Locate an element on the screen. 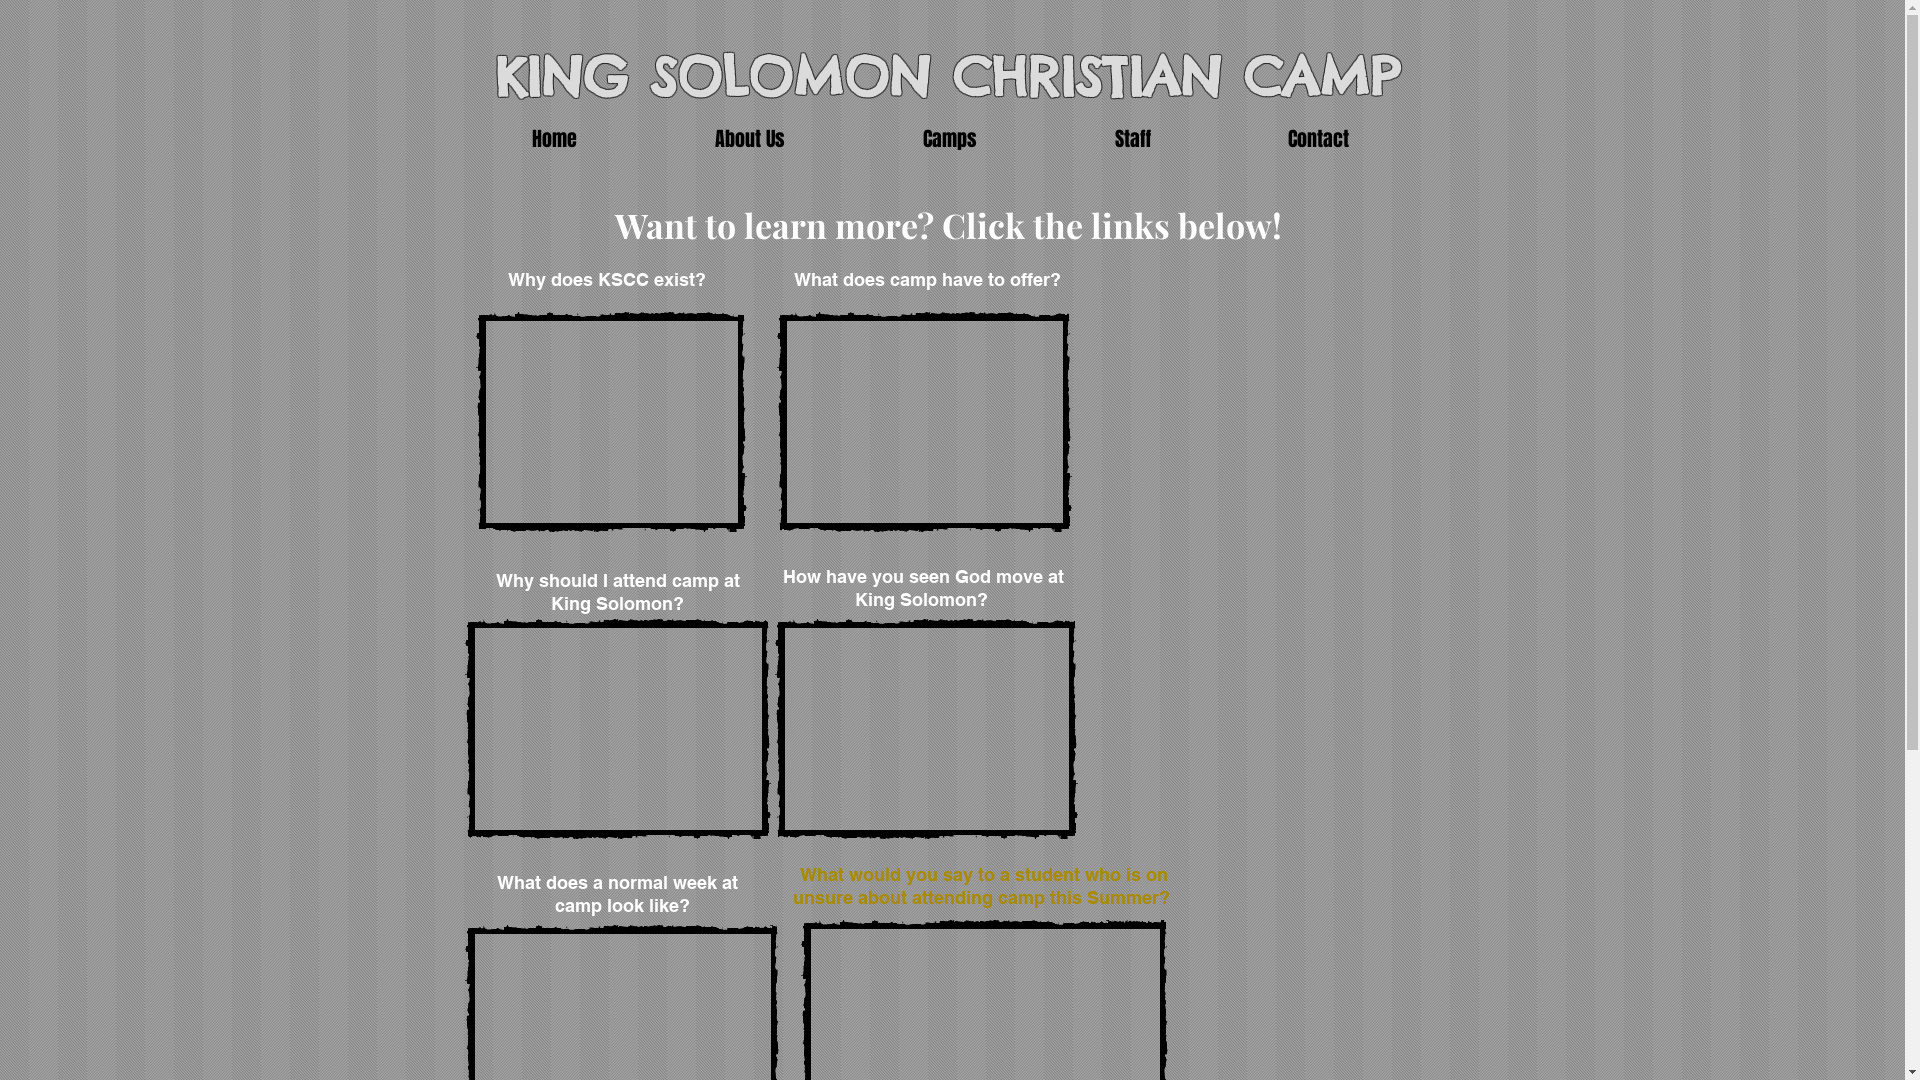 This screenshot has height=1080, width=1920. 'Camps' is located at coordinates (949, 138).